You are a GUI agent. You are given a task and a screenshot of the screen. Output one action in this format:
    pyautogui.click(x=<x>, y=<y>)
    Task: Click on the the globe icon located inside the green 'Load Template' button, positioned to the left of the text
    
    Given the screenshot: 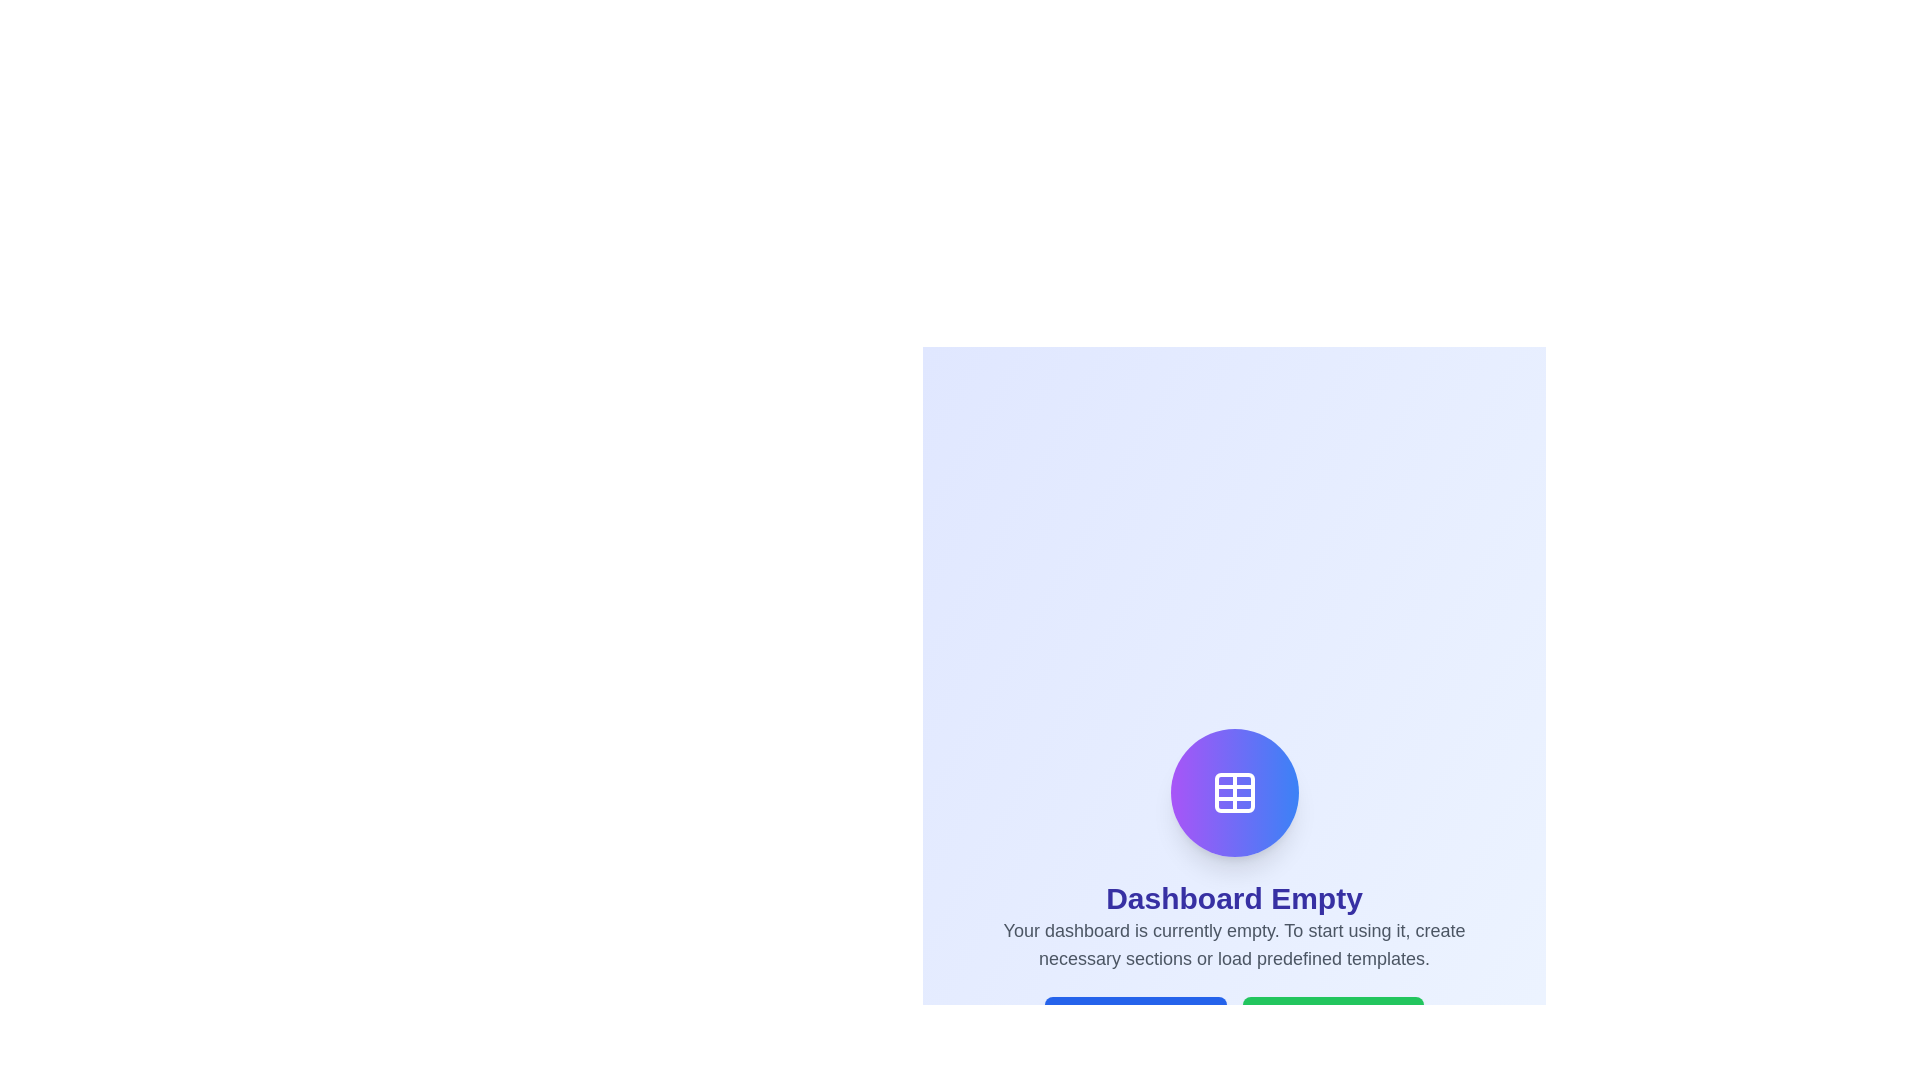 What is the action you would take?
    pyautogui.click(x=1275, y=1021)
    